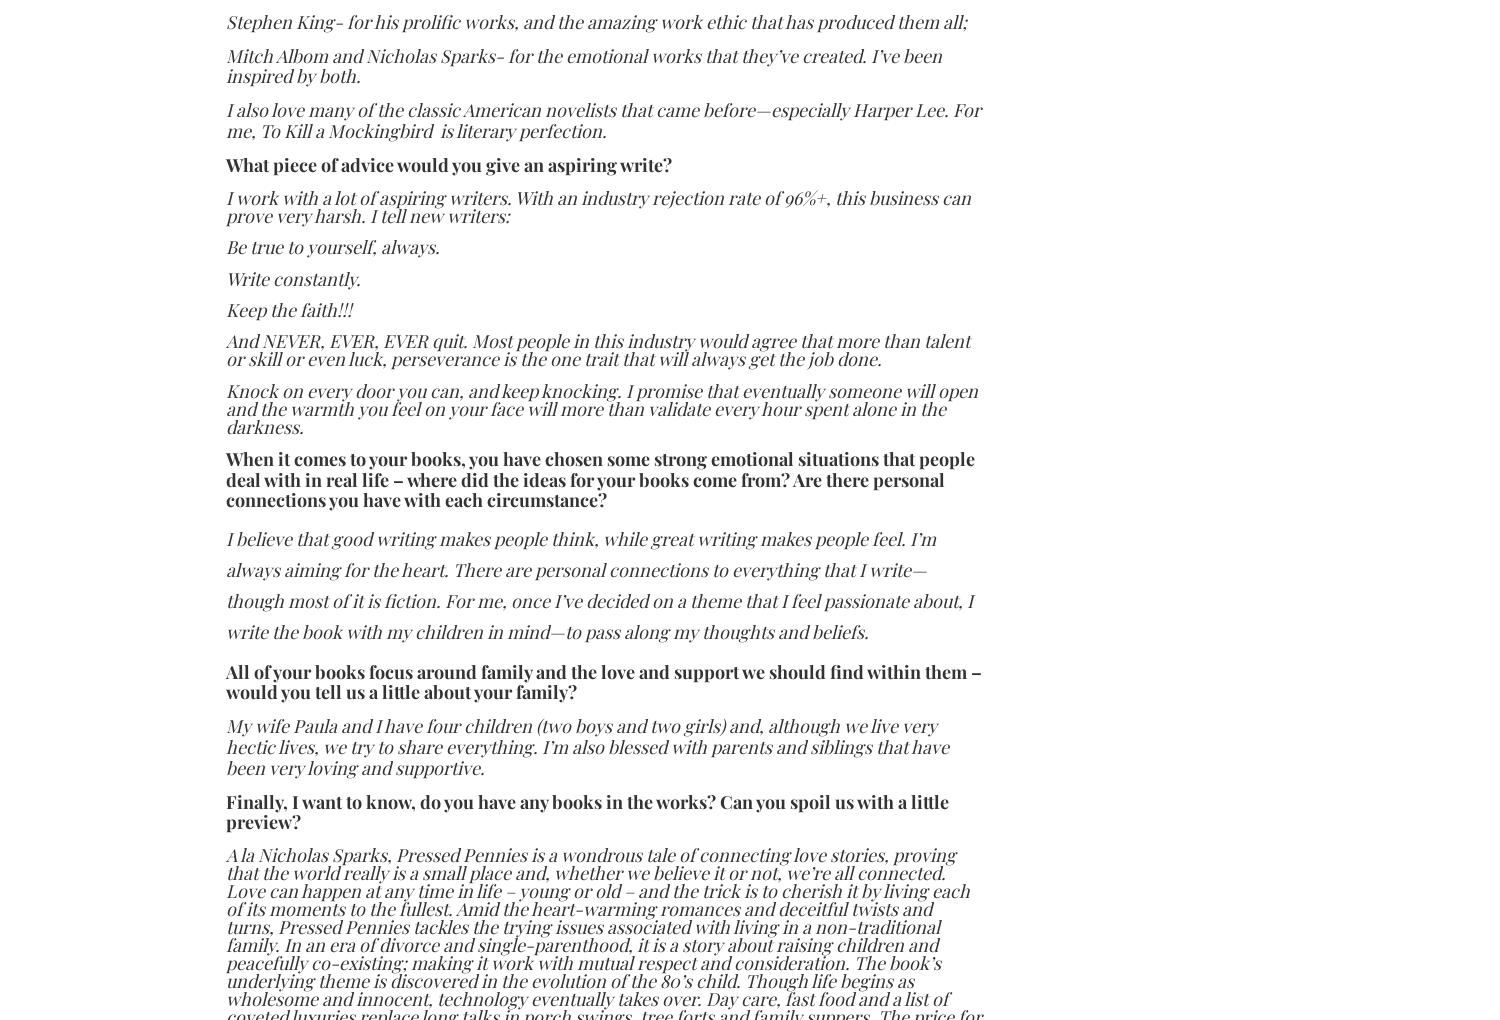  I want to click on 'Write constantly.', so click(292, 276).